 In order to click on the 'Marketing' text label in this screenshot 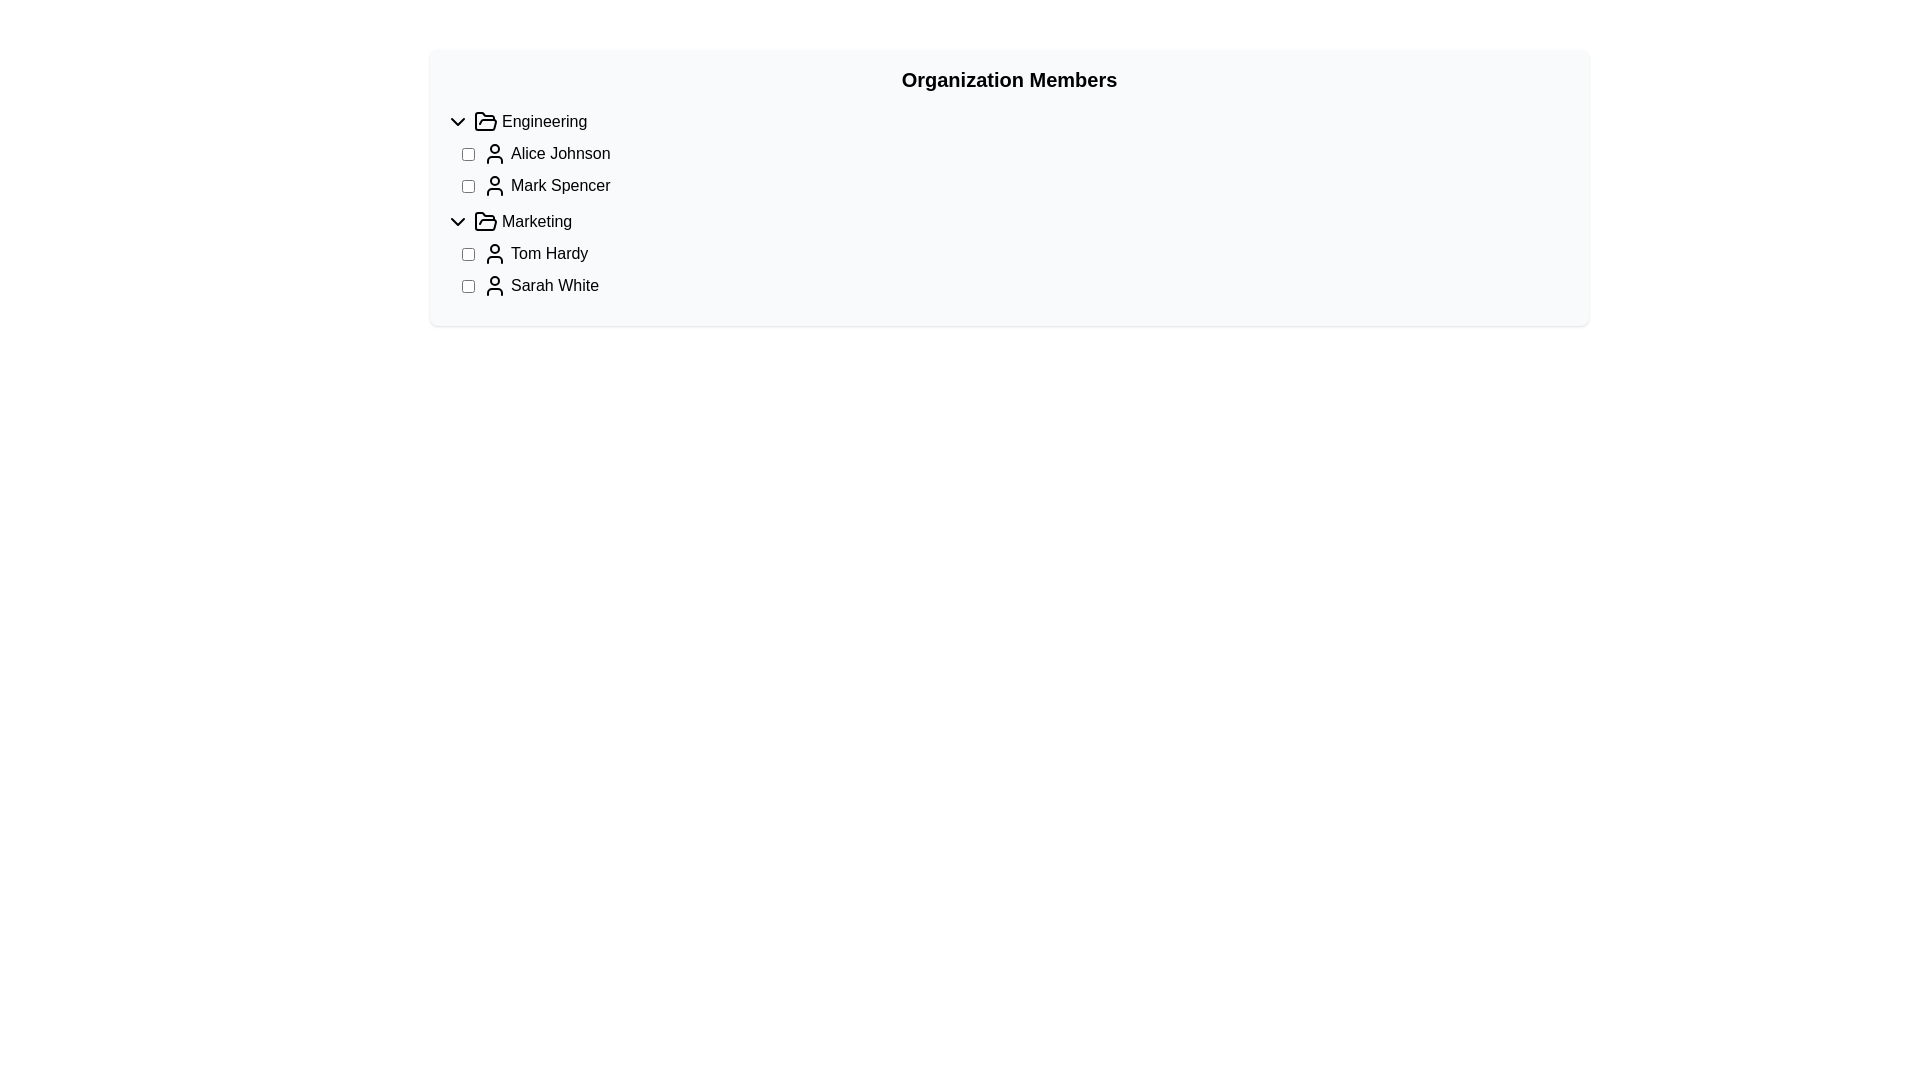, I will do `click(537, 222)`.